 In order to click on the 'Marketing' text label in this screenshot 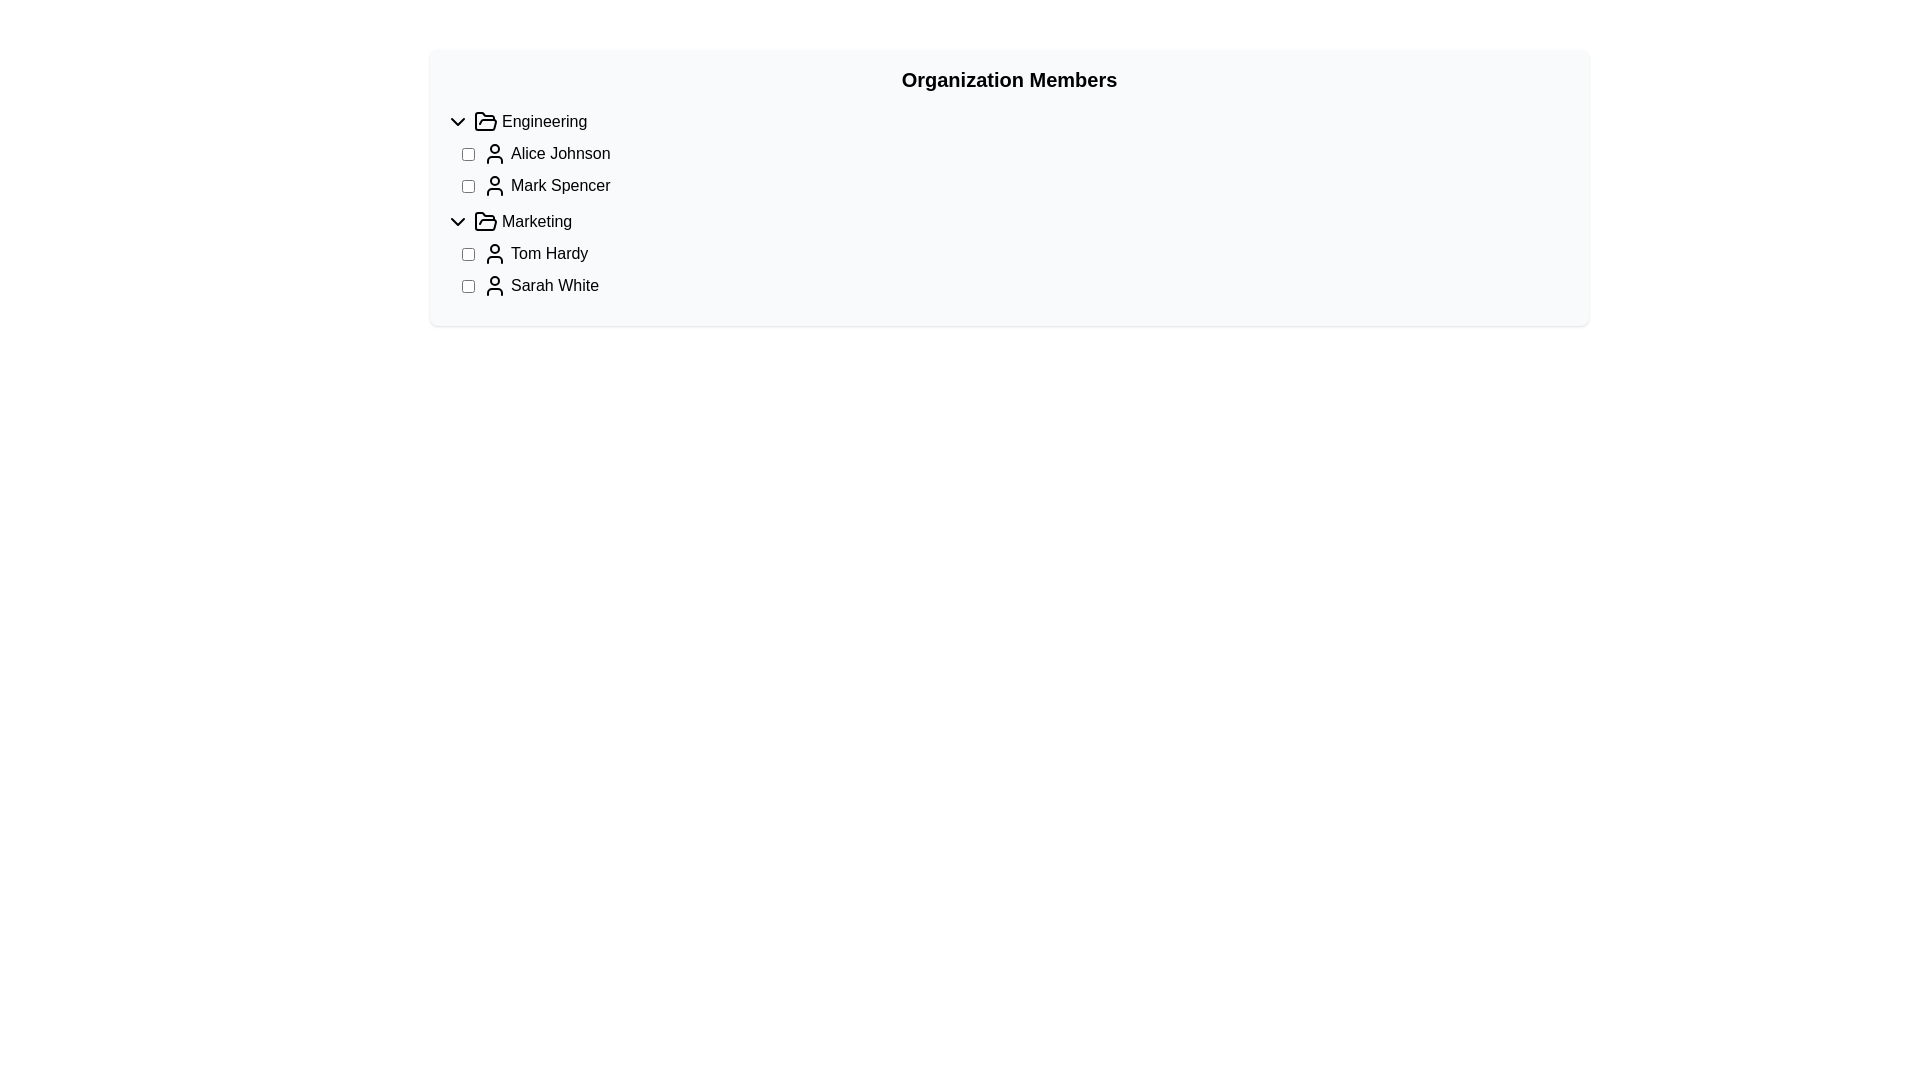, I will do `click(537, 222)`.